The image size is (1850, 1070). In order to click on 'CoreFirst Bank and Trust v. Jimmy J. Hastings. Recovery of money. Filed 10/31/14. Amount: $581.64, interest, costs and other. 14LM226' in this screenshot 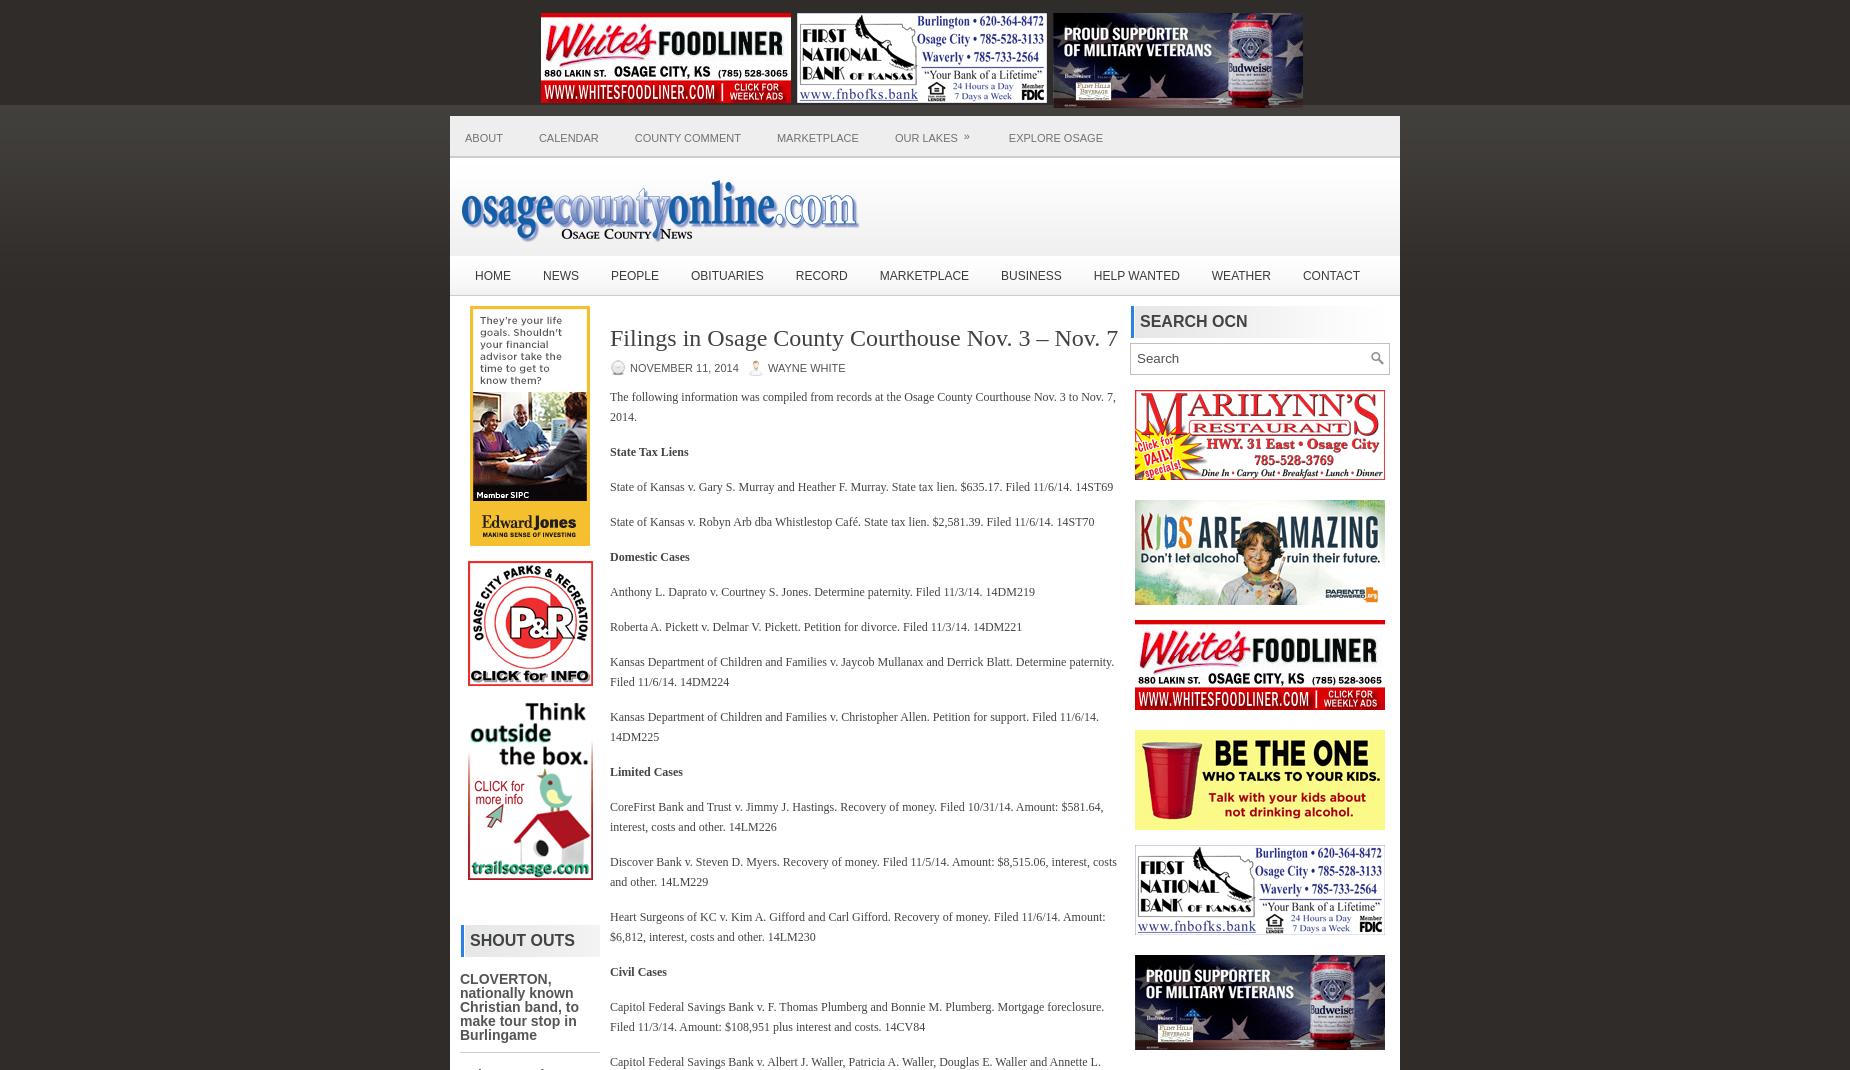, I will do `click(856, 815)`.